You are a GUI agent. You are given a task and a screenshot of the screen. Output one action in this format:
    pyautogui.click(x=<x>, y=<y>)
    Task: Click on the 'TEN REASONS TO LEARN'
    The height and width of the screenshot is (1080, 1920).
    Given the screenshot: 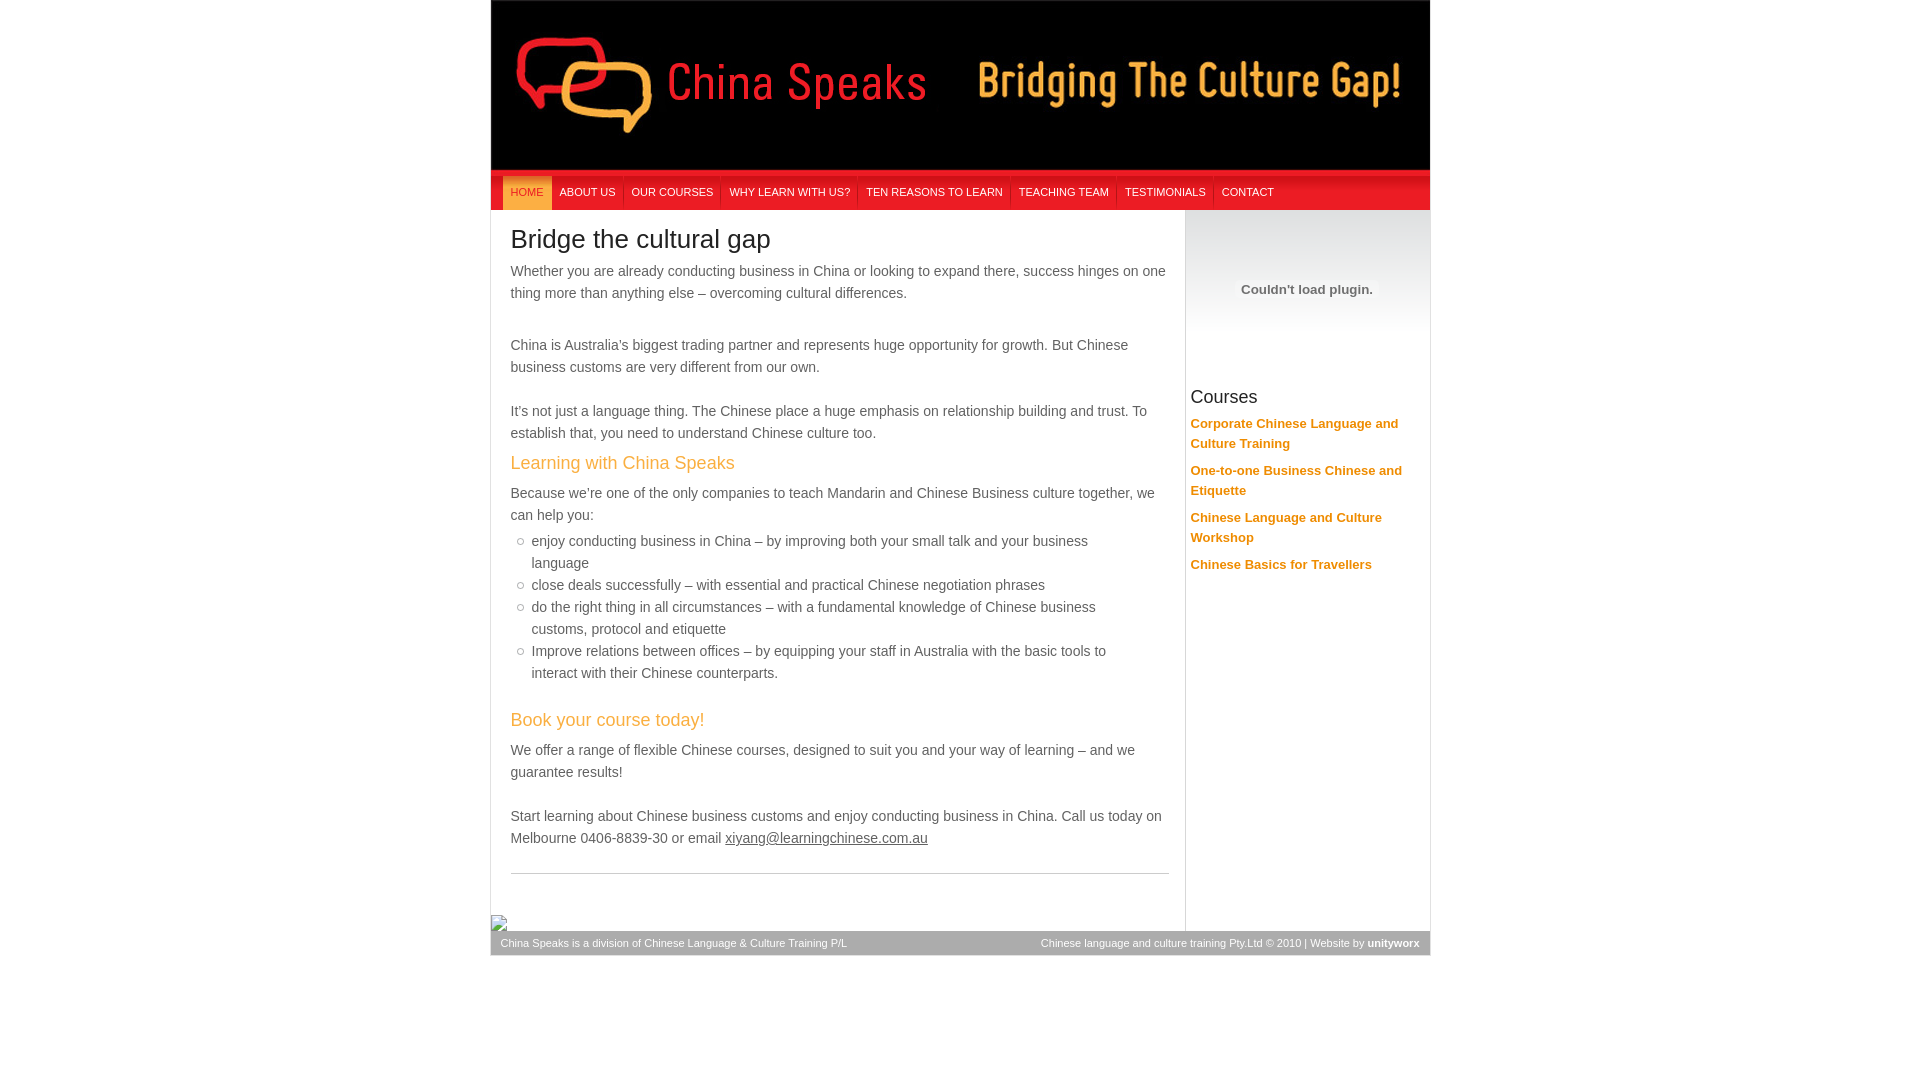 What is the action you would take?
    pyautogui.click(x=858, y=192)
    